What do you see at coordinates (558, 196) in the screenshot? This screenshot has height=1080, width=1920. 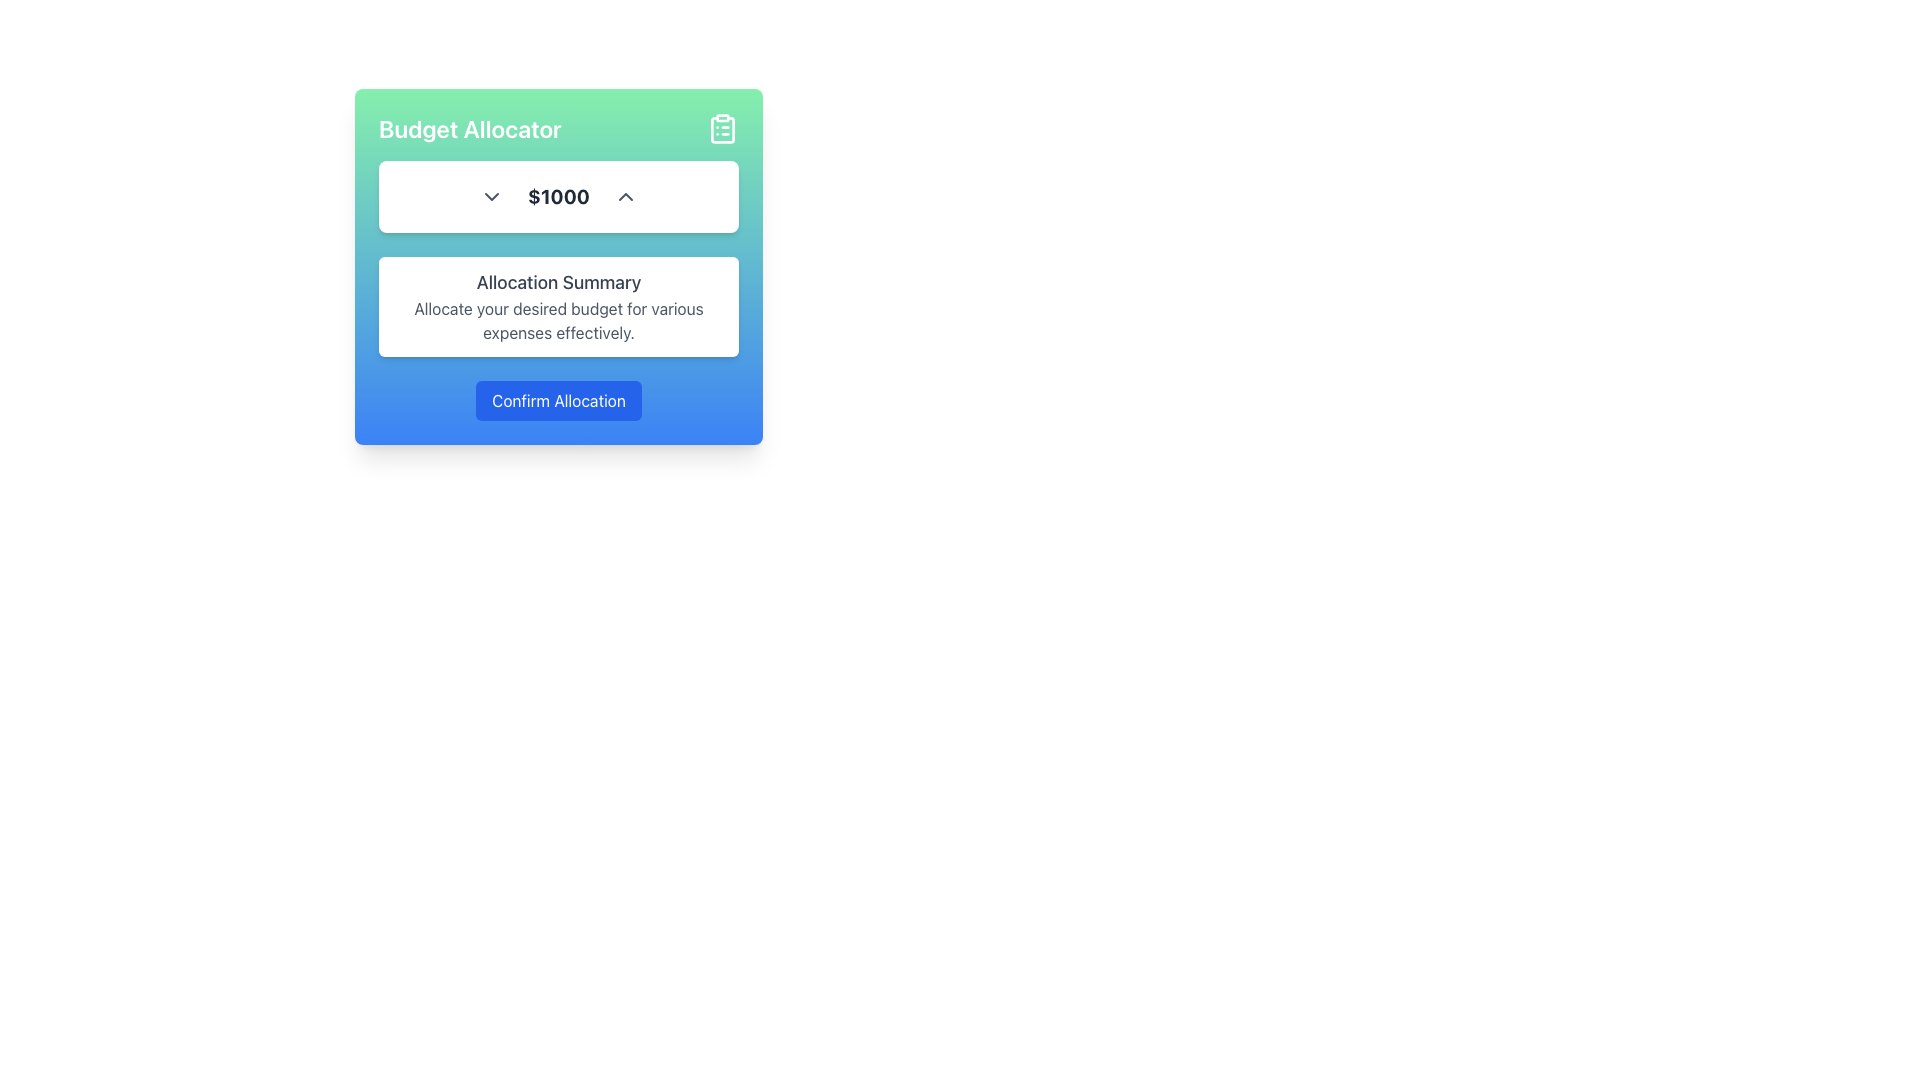 I see `the text label displaying '$1000' in bold, dark-gray, extra-large font, located in the center of a white card-like box` at bounding box center [558, 196].